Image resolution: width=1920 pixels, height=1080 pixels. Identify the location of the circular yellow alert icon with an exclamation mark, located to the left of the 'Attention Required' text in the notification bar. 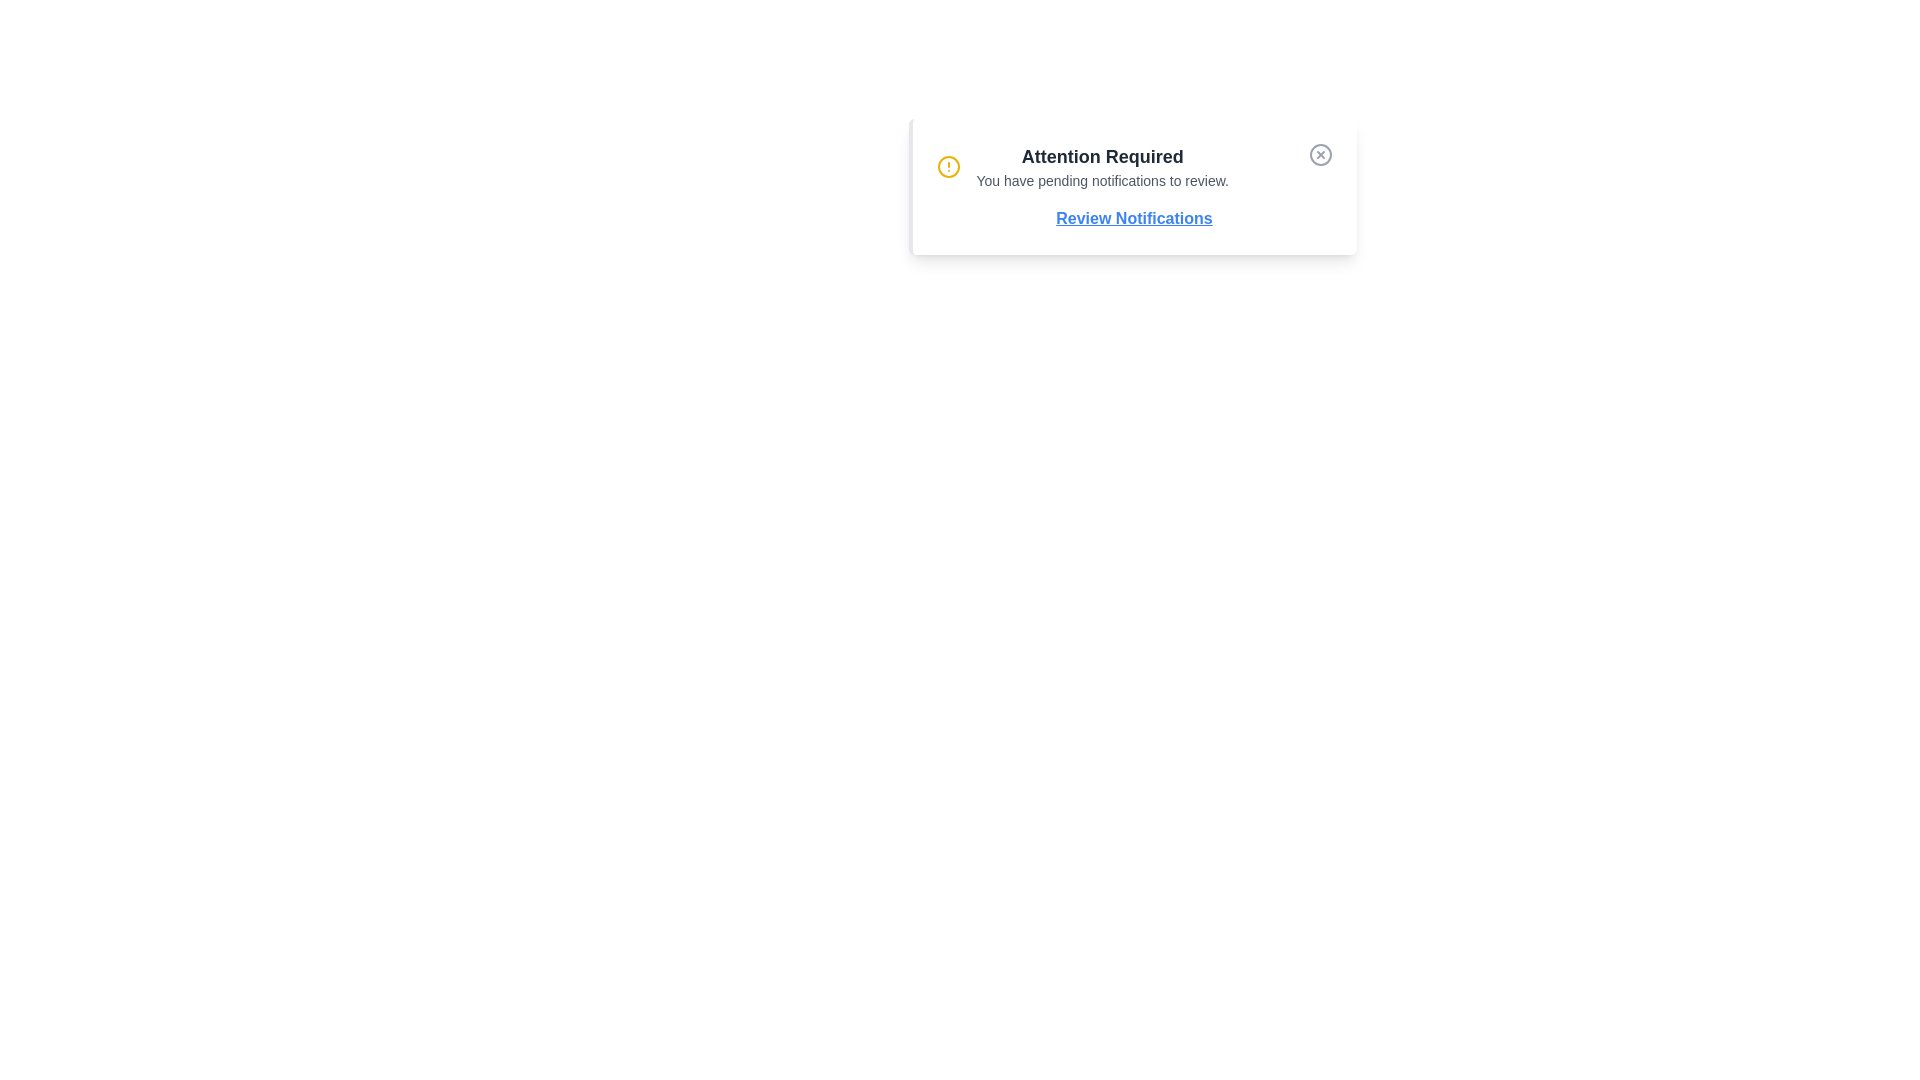
(947, 165).